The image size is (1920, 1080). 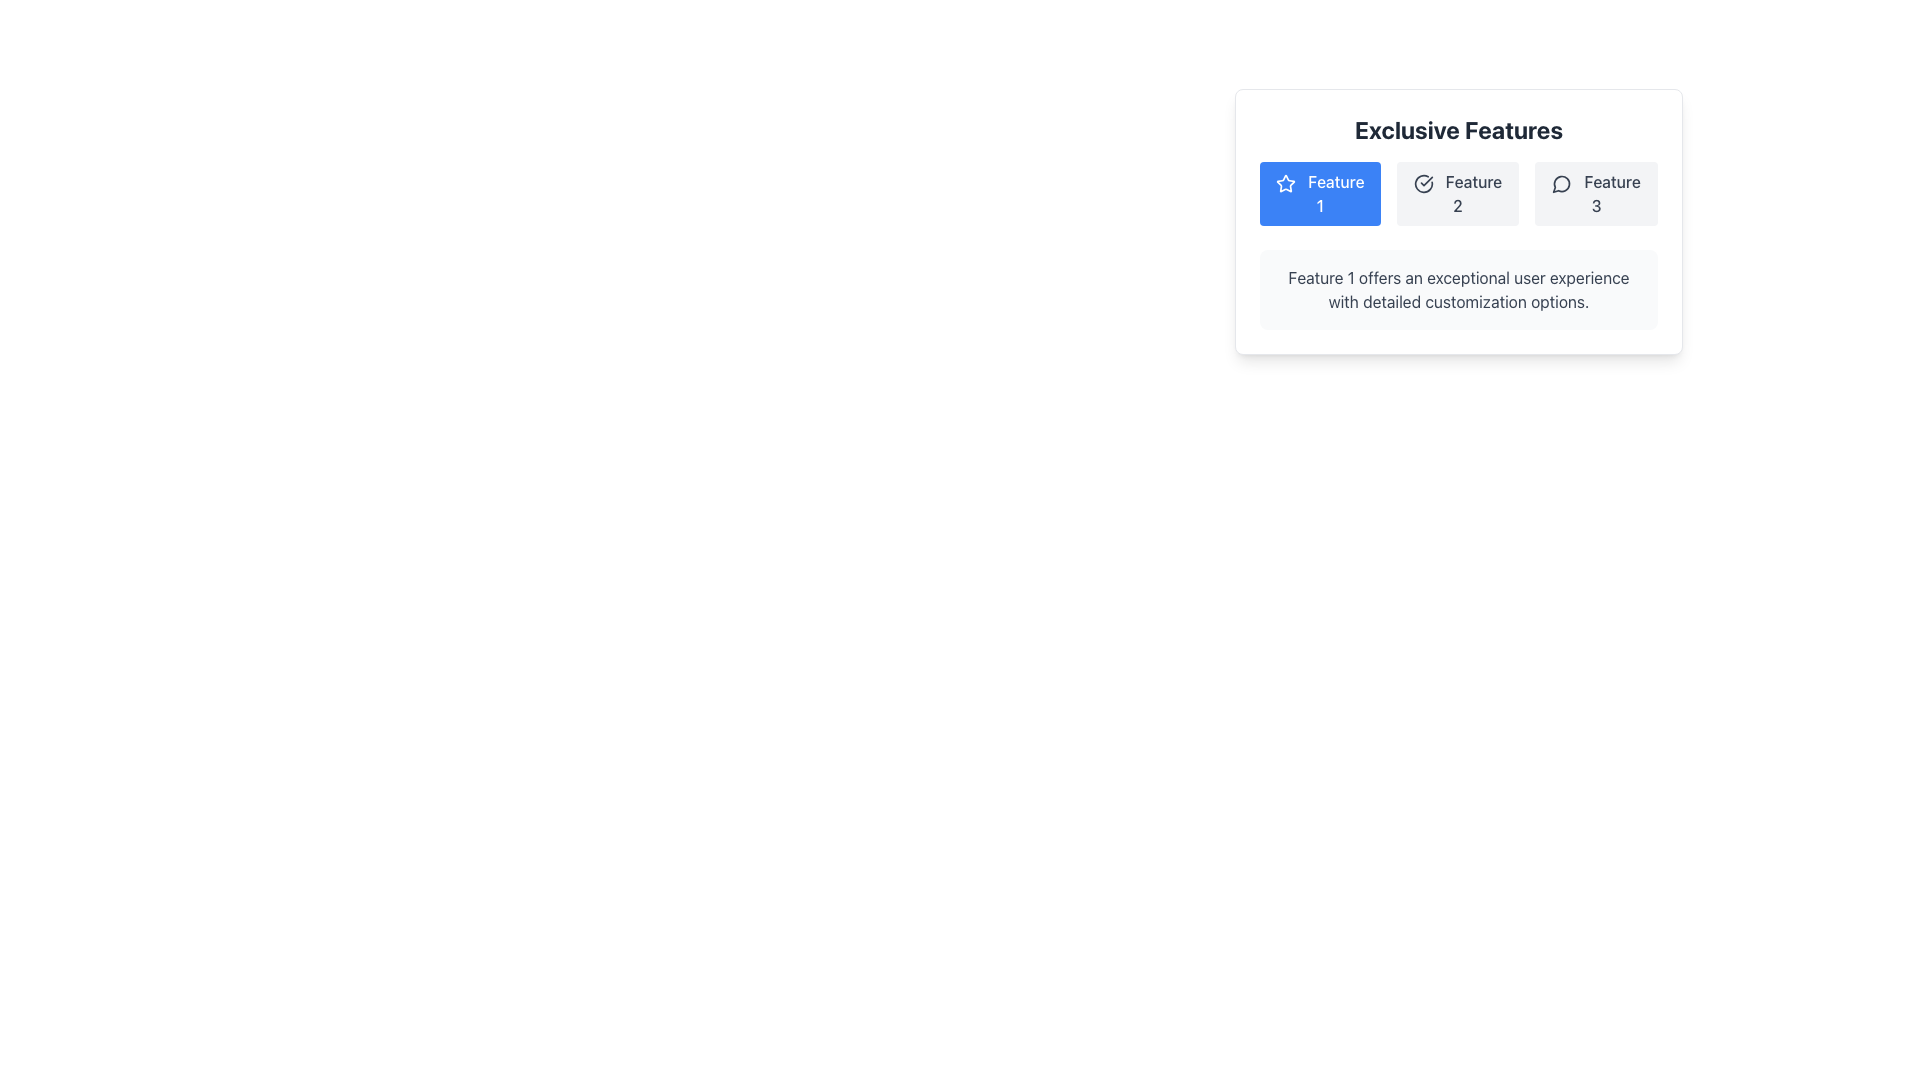 What do you see at coordinates (1459, 193) in the screenshot?
I see `the 'Feature 2' button, which is a rectangular button with a light gray background and darker gray text, positioned below the heading 'Exclusive Features'` at bounding box center [1459, 193].